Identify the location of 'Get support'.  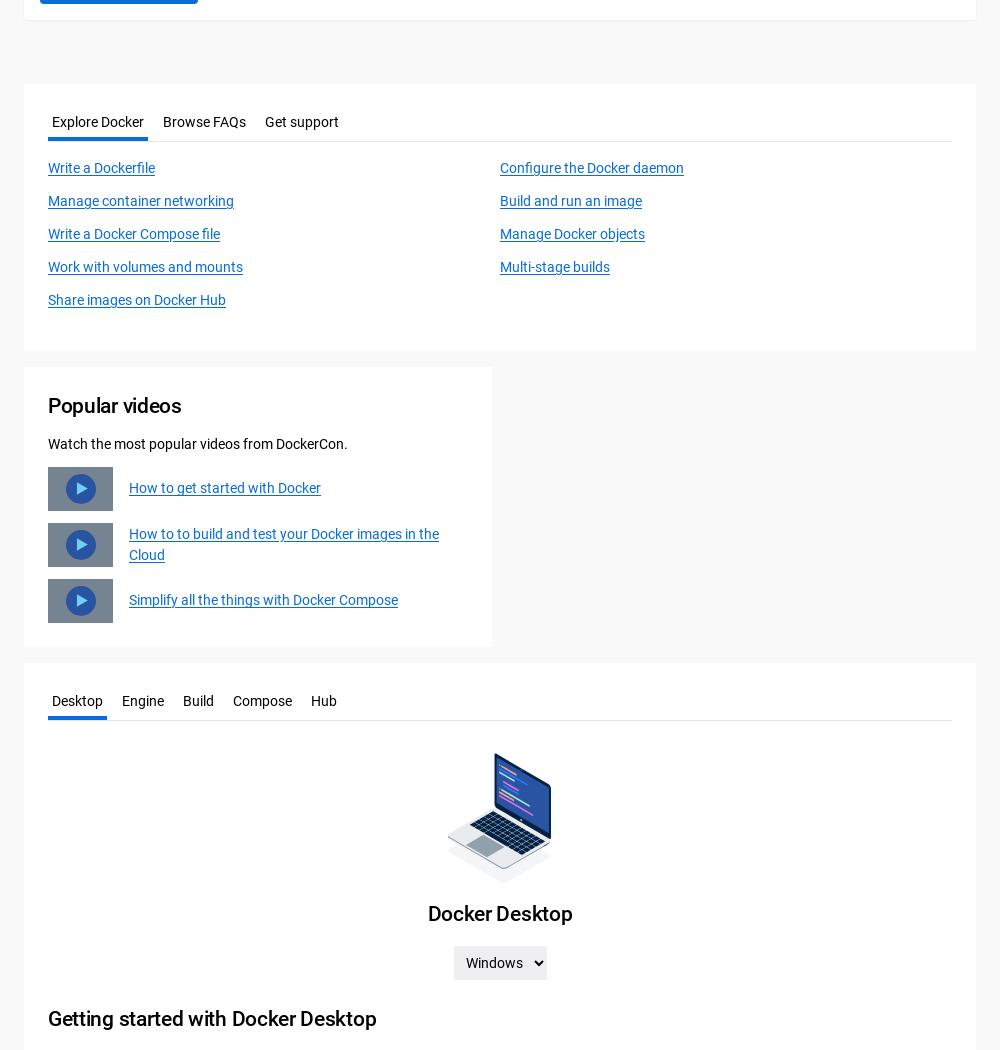
(302, 121).